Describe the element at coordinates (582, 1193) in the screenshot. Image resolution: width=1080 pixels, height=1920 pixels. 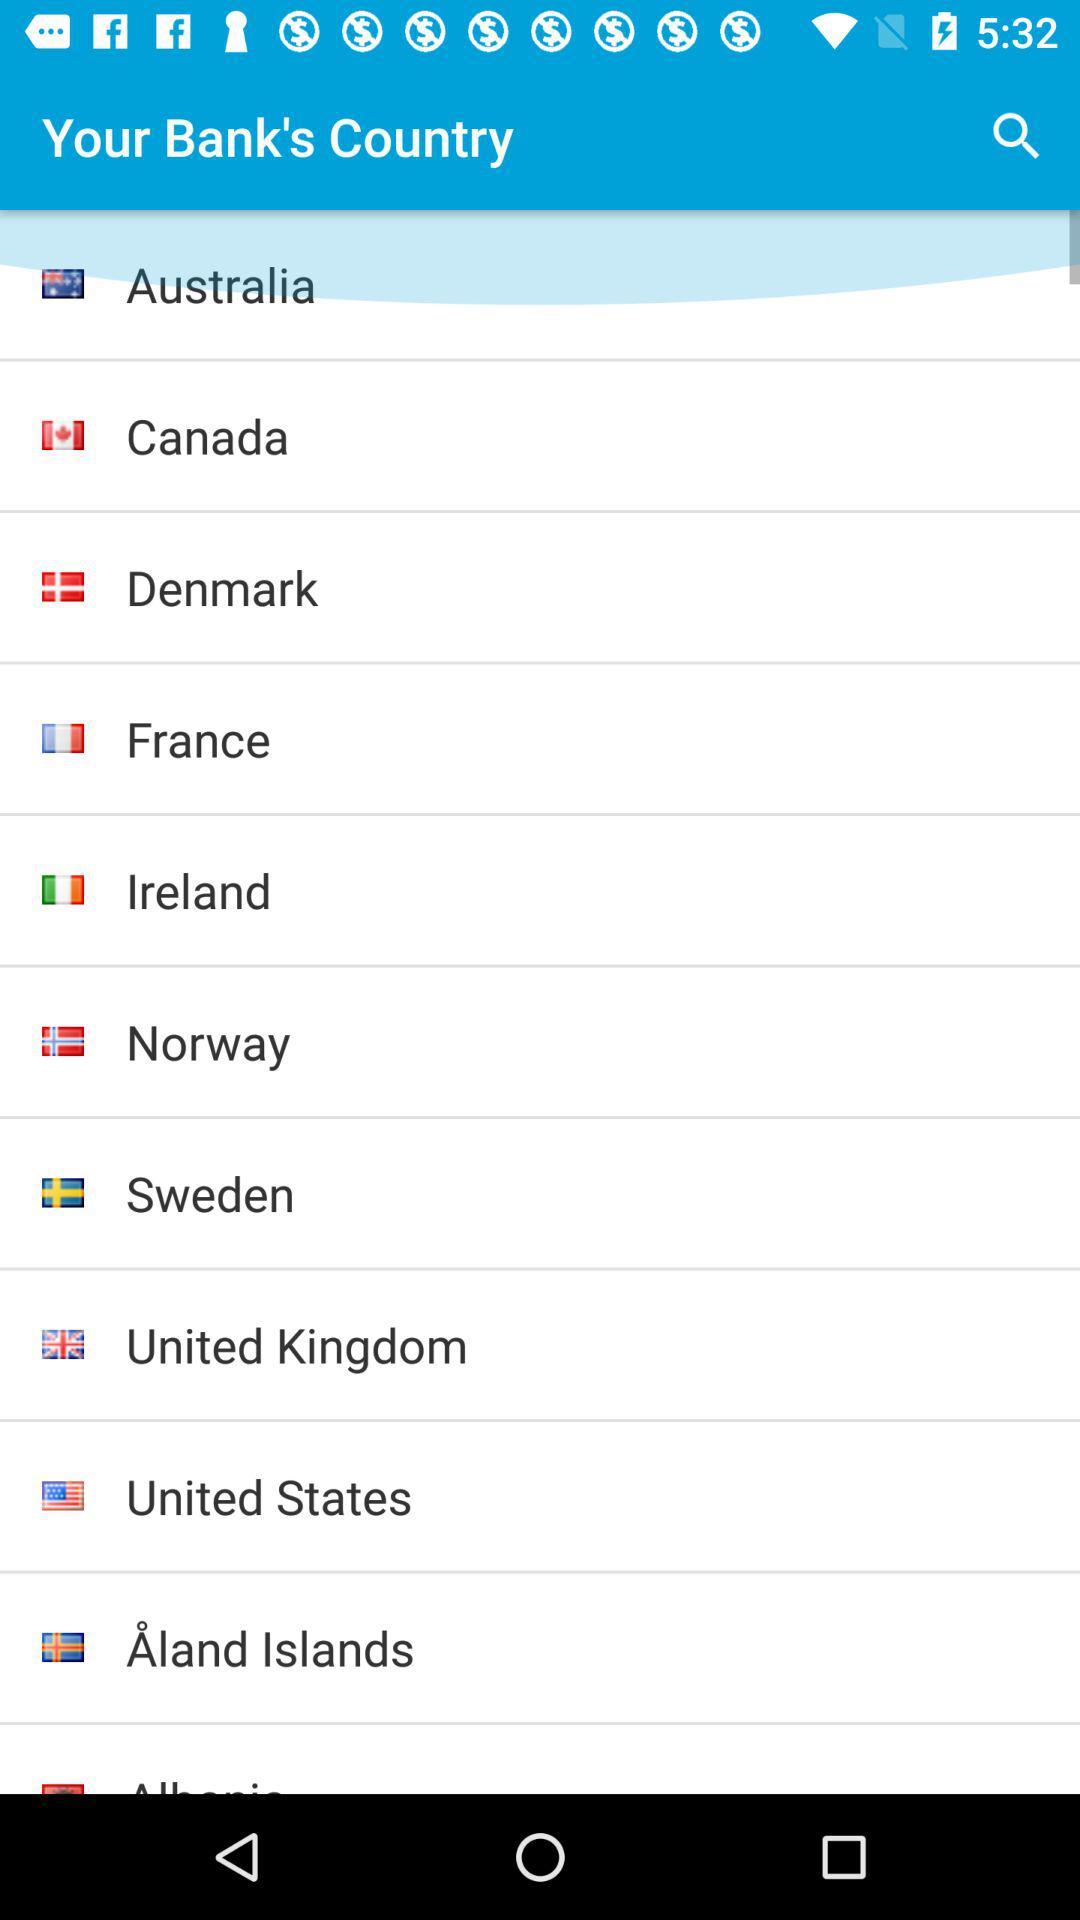
I see `sweden item` at that location.